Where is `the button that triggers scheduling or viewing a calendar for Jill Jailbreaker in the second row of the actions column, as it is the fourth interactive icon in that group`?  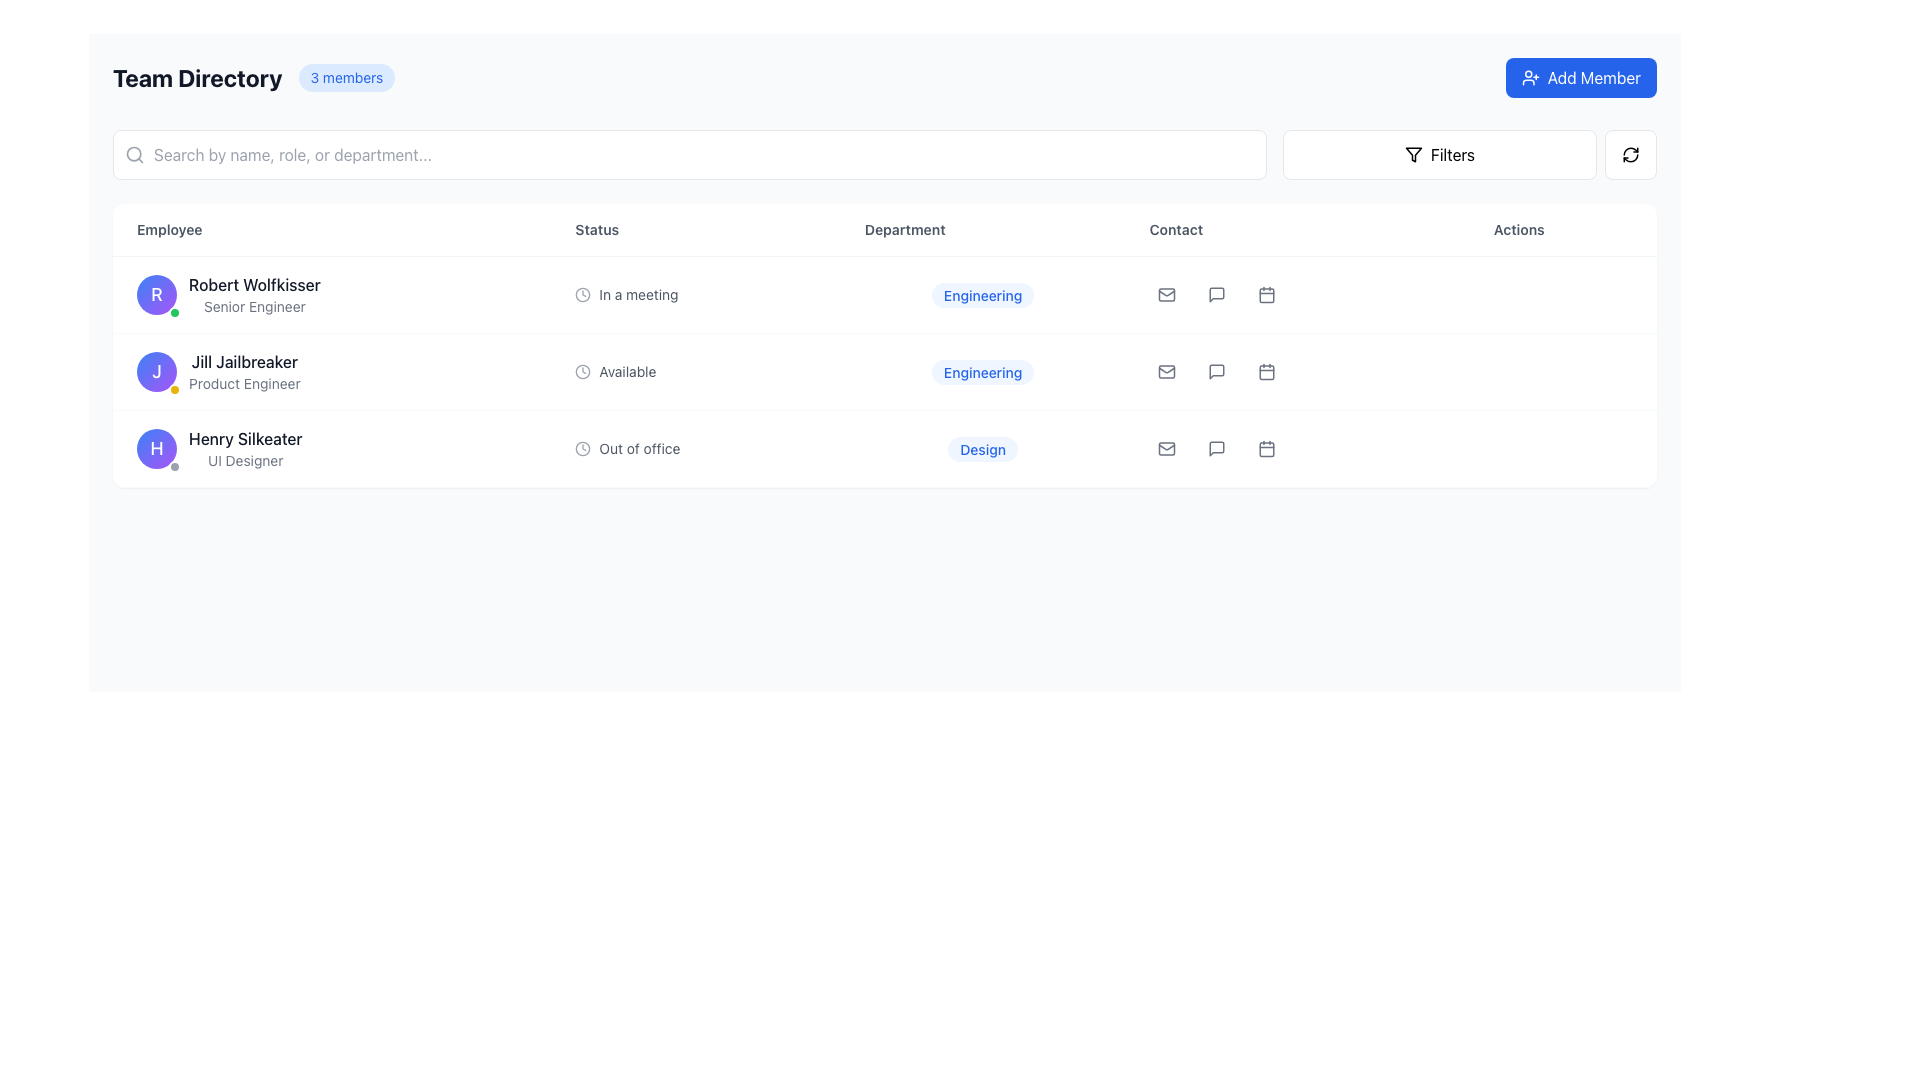 the button that triggers scheduling or viewing a calendar for Jill Jailbreaker in the second row of the actions column, as it is the fourth interactive icon in that group is located at coordinates (1265, 294).